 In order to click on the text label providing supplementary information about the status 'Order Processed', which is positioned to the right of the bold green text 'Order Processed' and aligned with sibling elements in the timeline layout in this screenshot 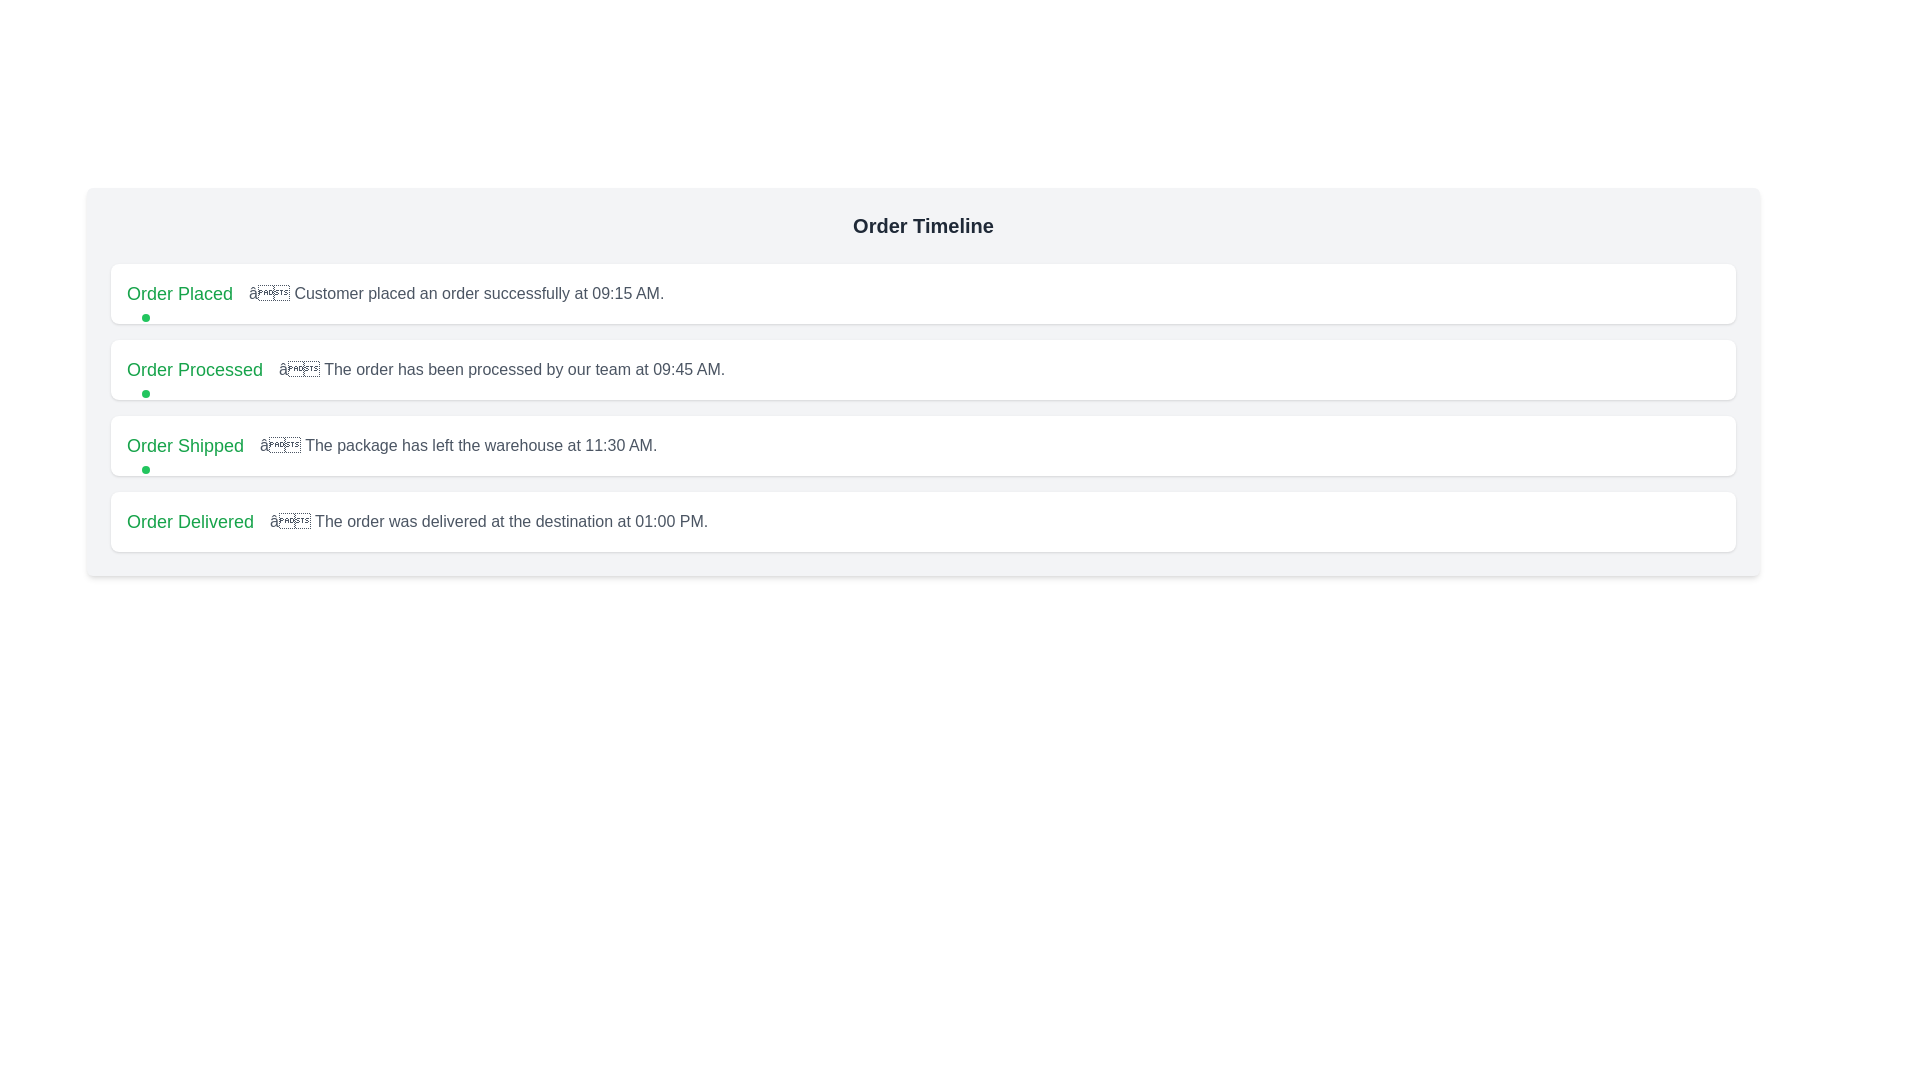, I will do `click(502, 370)`.